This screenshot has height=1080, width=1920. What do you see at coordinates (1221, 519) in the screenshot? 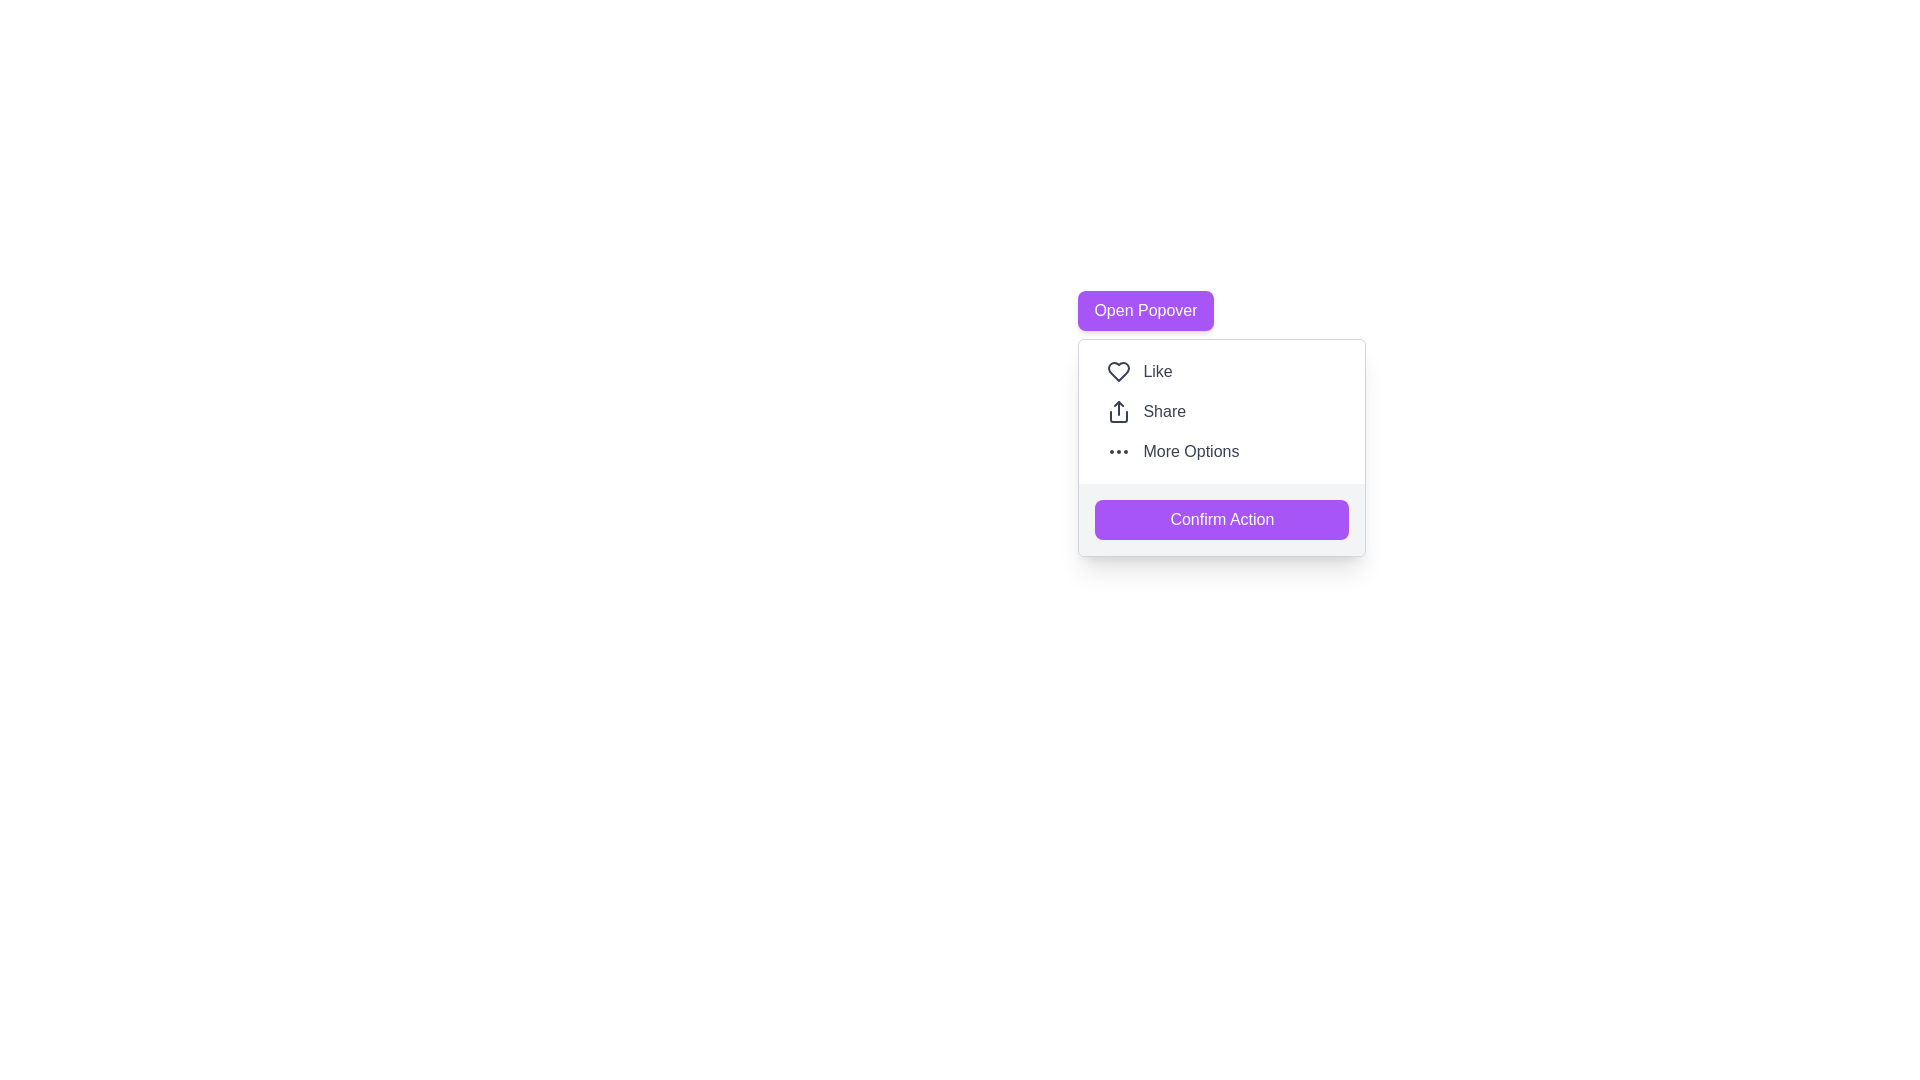
I see `the 'Confirm Action' button, which is a rectangular button with a vibrant purple background and white text, located at the bottom of the menu options` at bounding box center [1221, 519].